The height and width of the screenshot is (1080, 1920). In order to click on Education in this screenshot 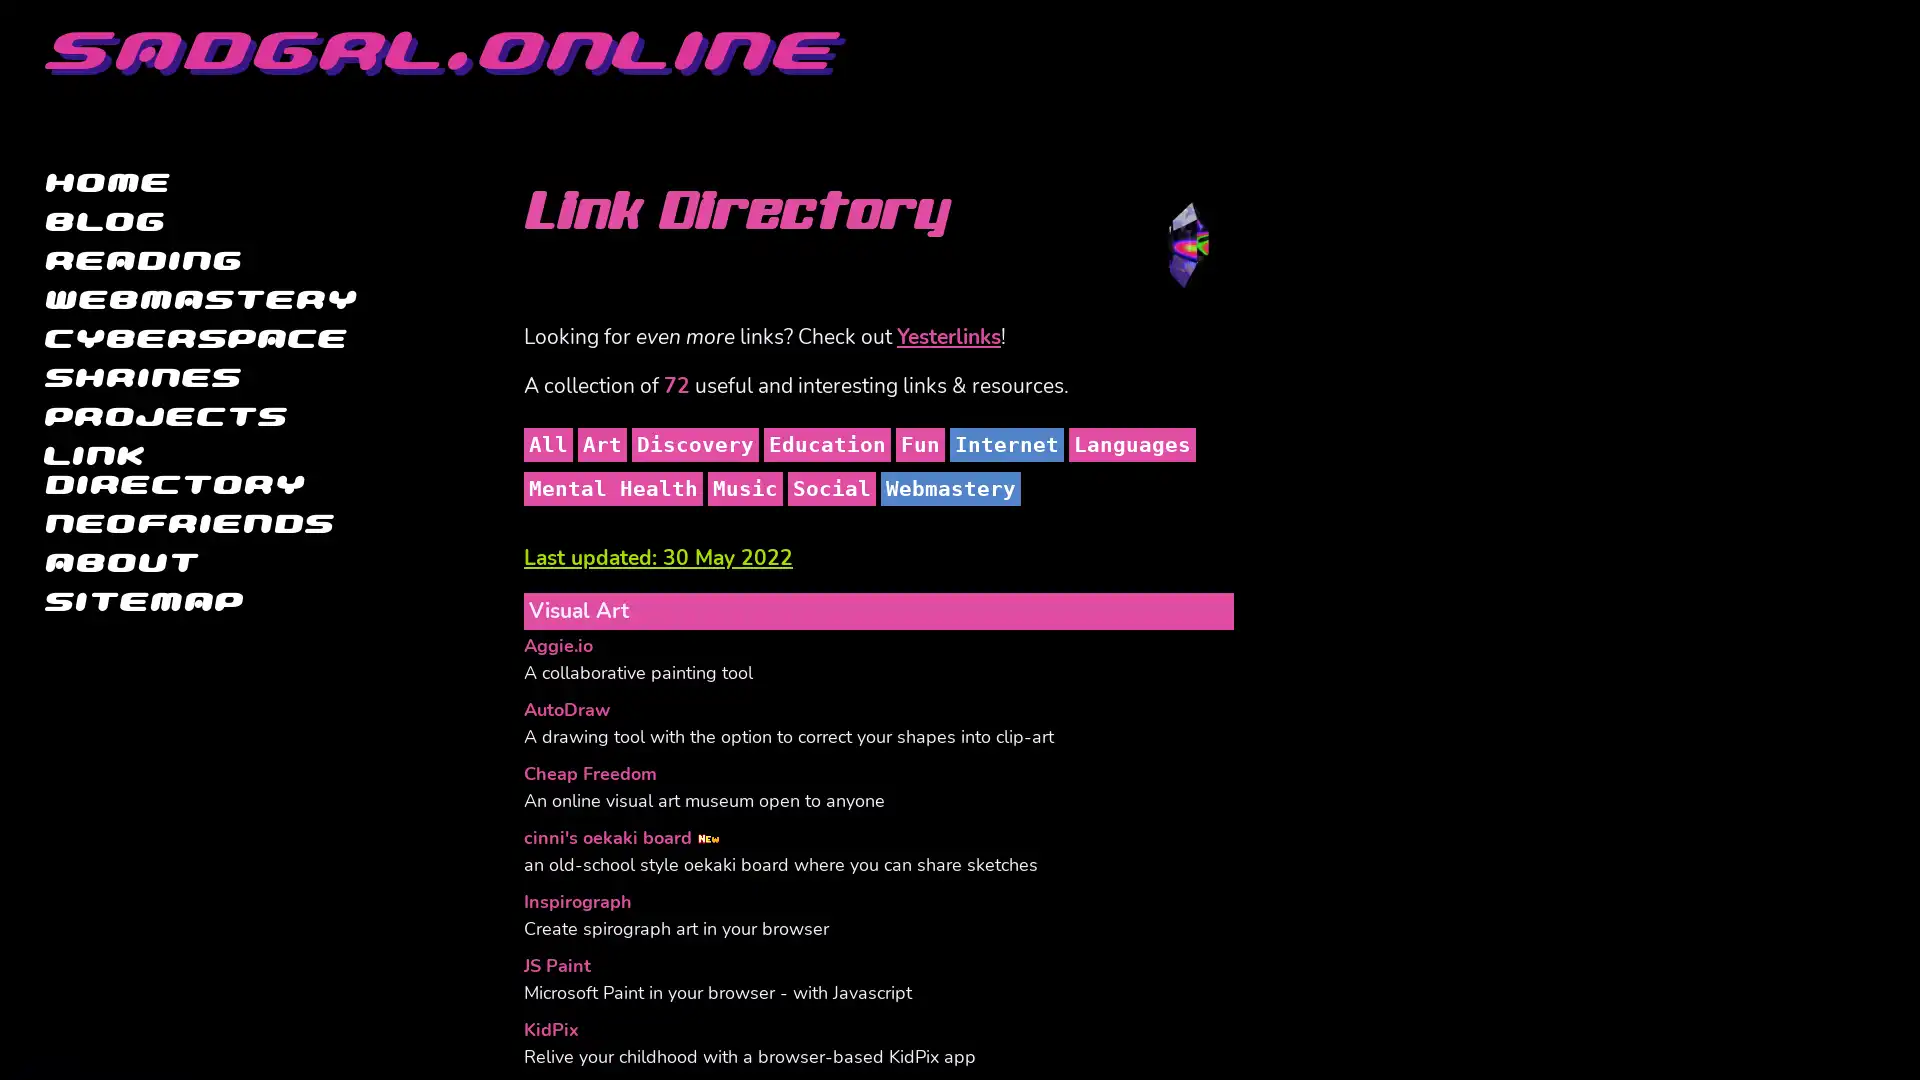, I will do `click(827, 442)`.